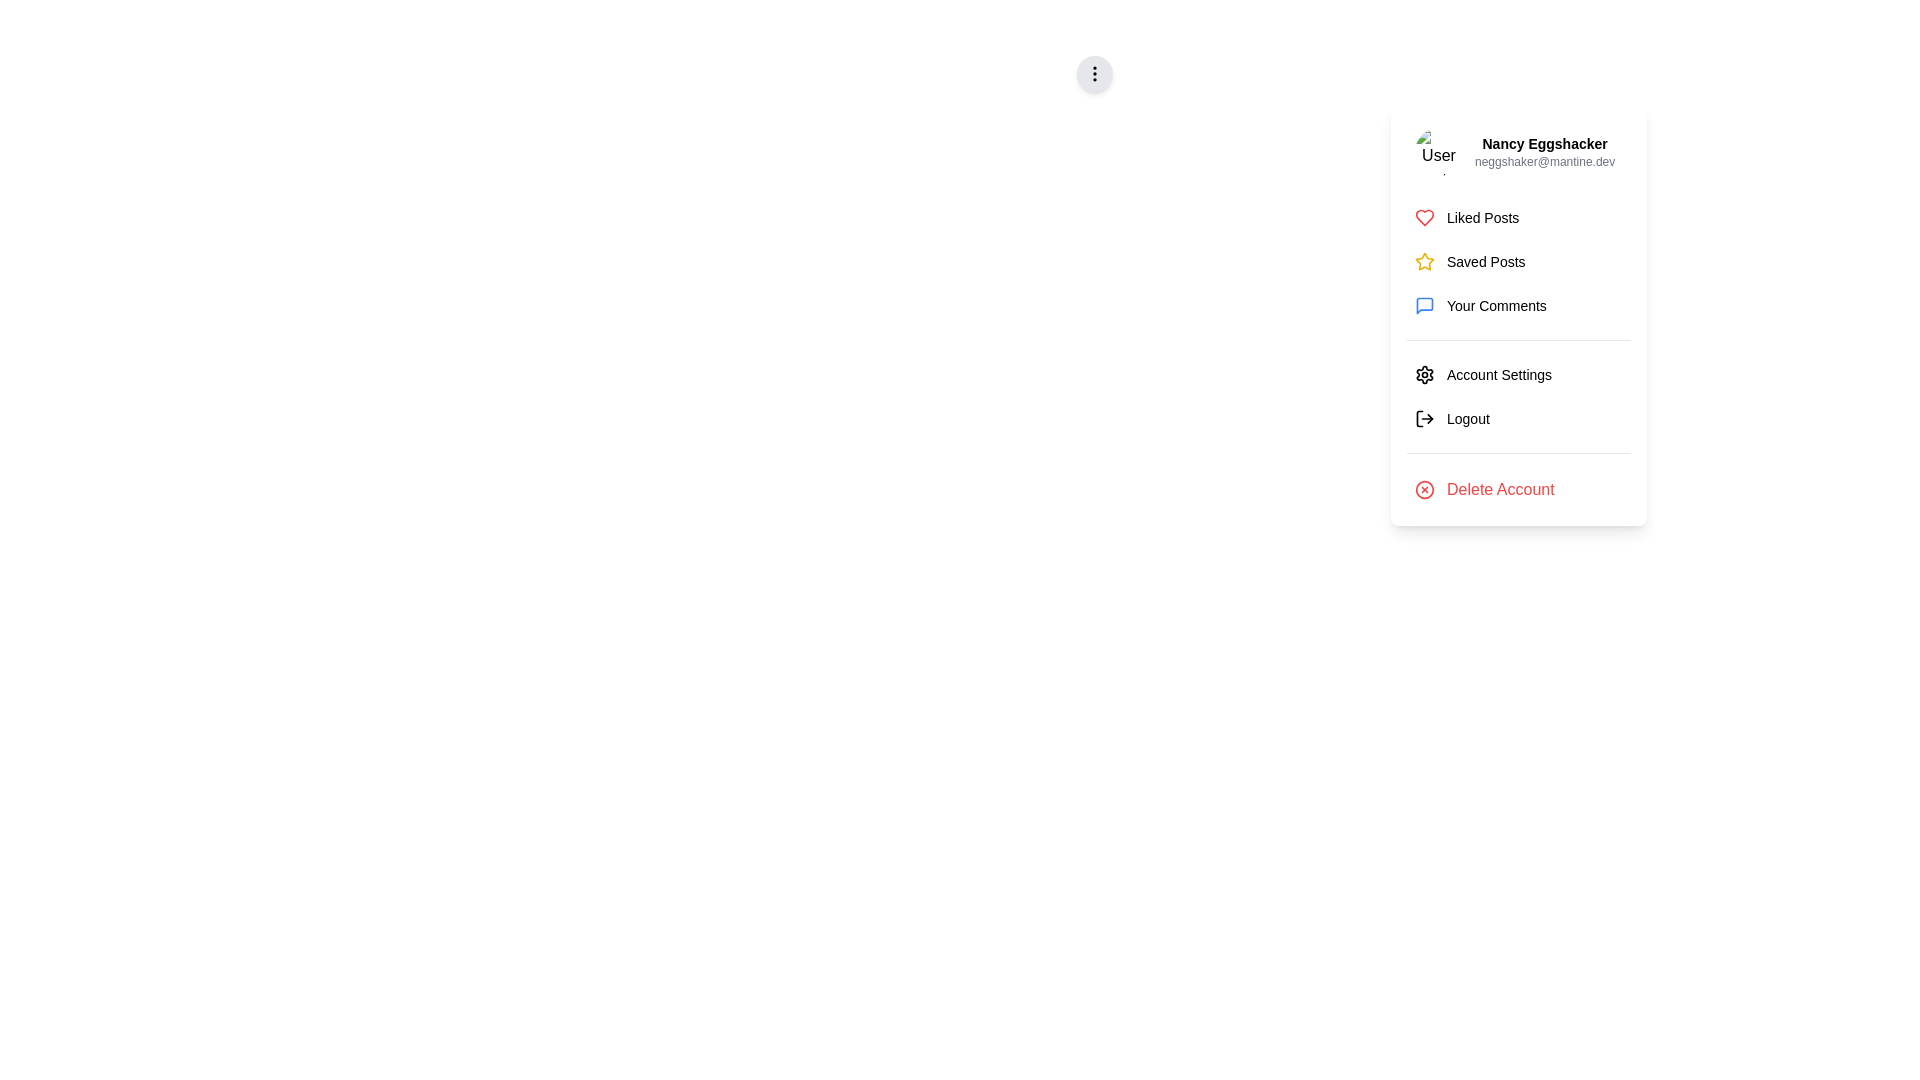 This screenshot has height=1080, width=1920. I want to click on the speech bubble icon, so click(1424, 305).